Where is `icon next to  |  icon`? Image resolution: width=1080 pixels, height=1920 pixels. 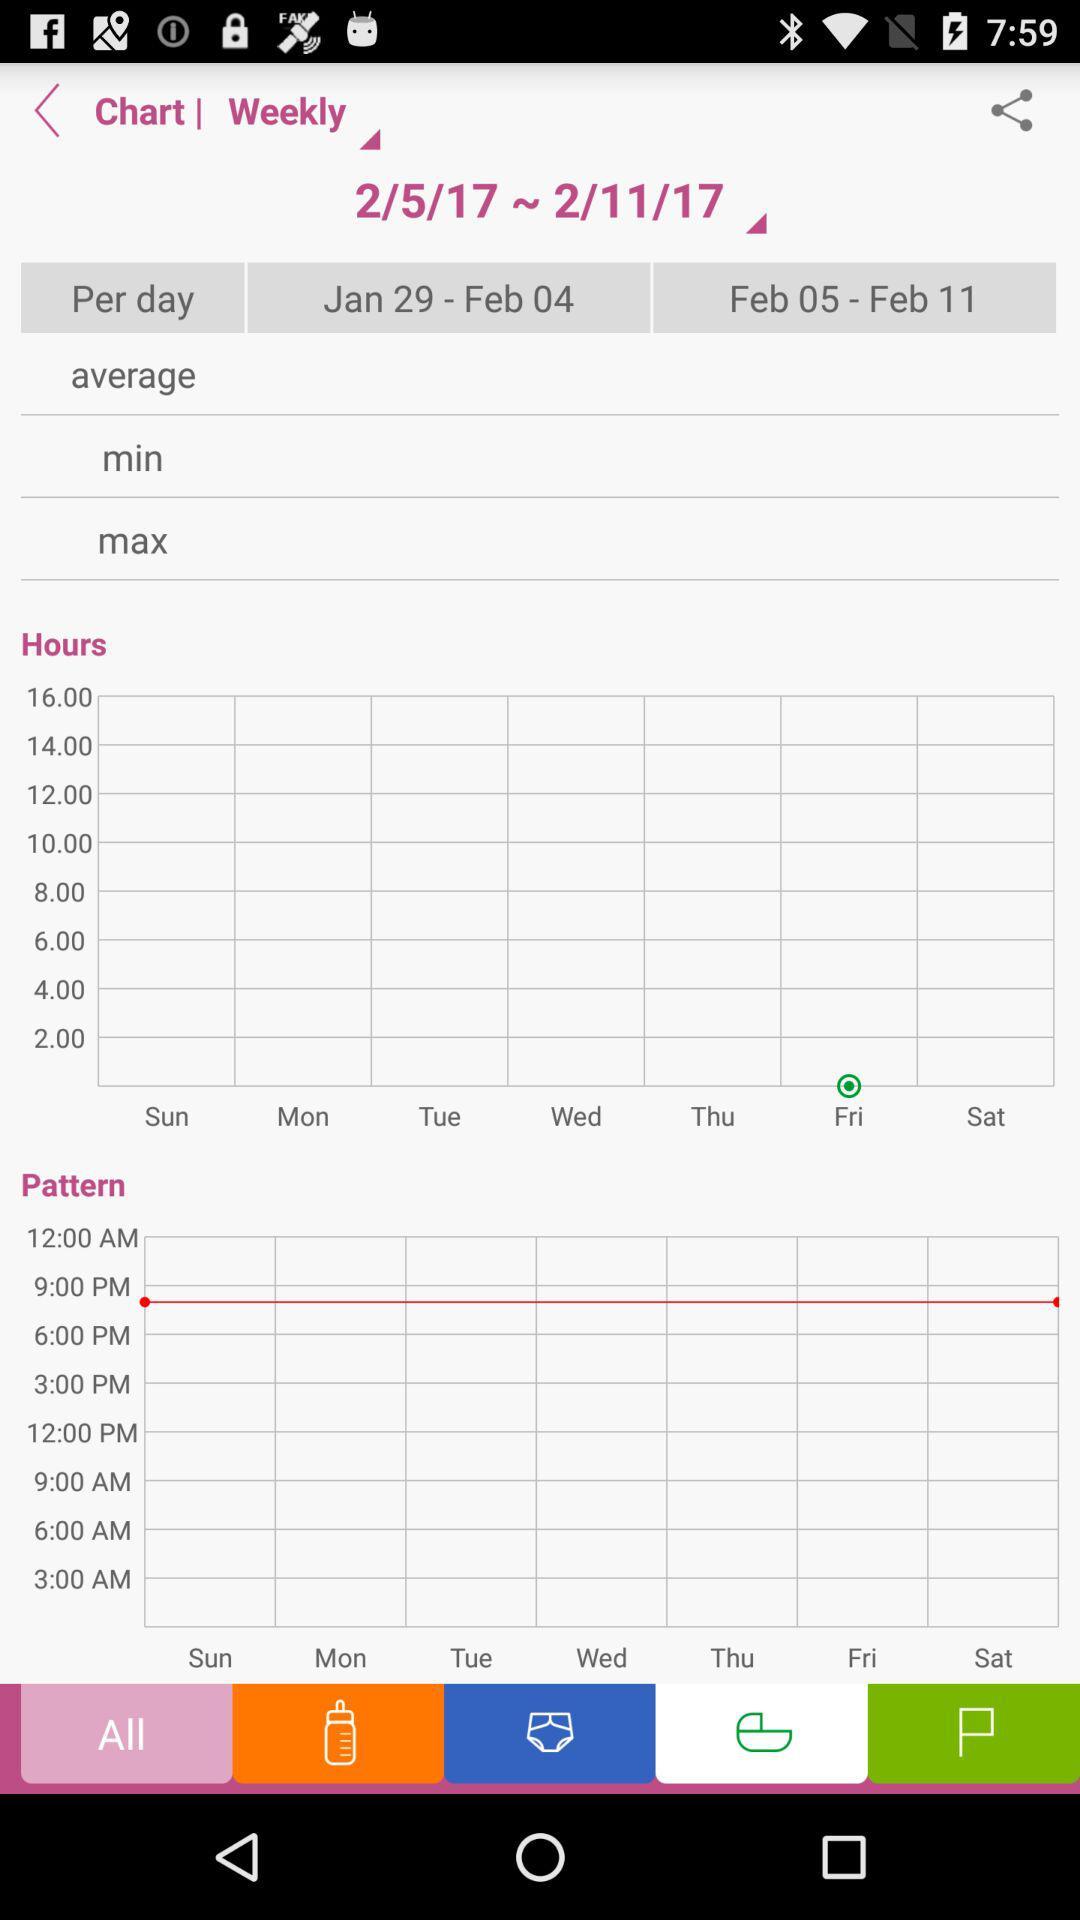
icon next to  |  icon is located at coordinates (538, 199).